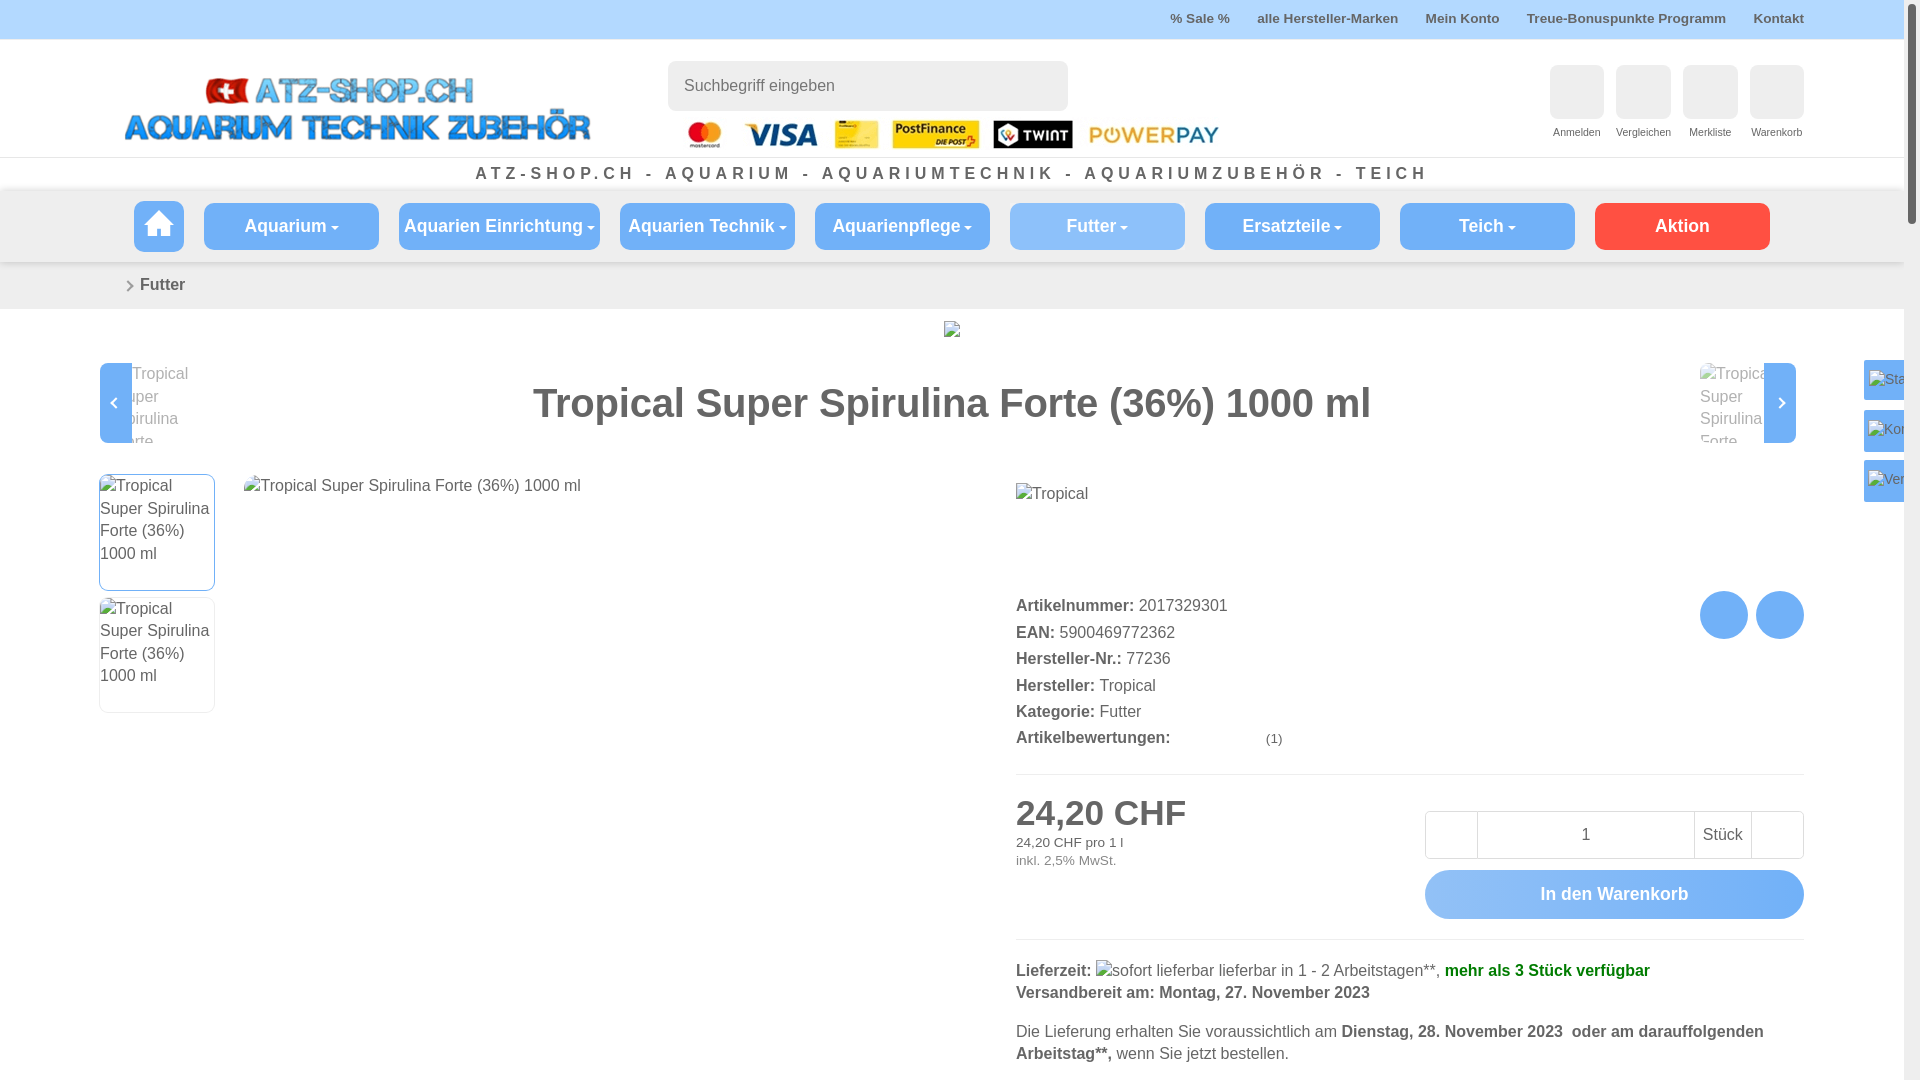 Image resolution: width=1920 pixels, height=1080 pixels. Describe the element at coordinates (1576, 132) in the screenshot. I see `'Anmelden'` at that location.